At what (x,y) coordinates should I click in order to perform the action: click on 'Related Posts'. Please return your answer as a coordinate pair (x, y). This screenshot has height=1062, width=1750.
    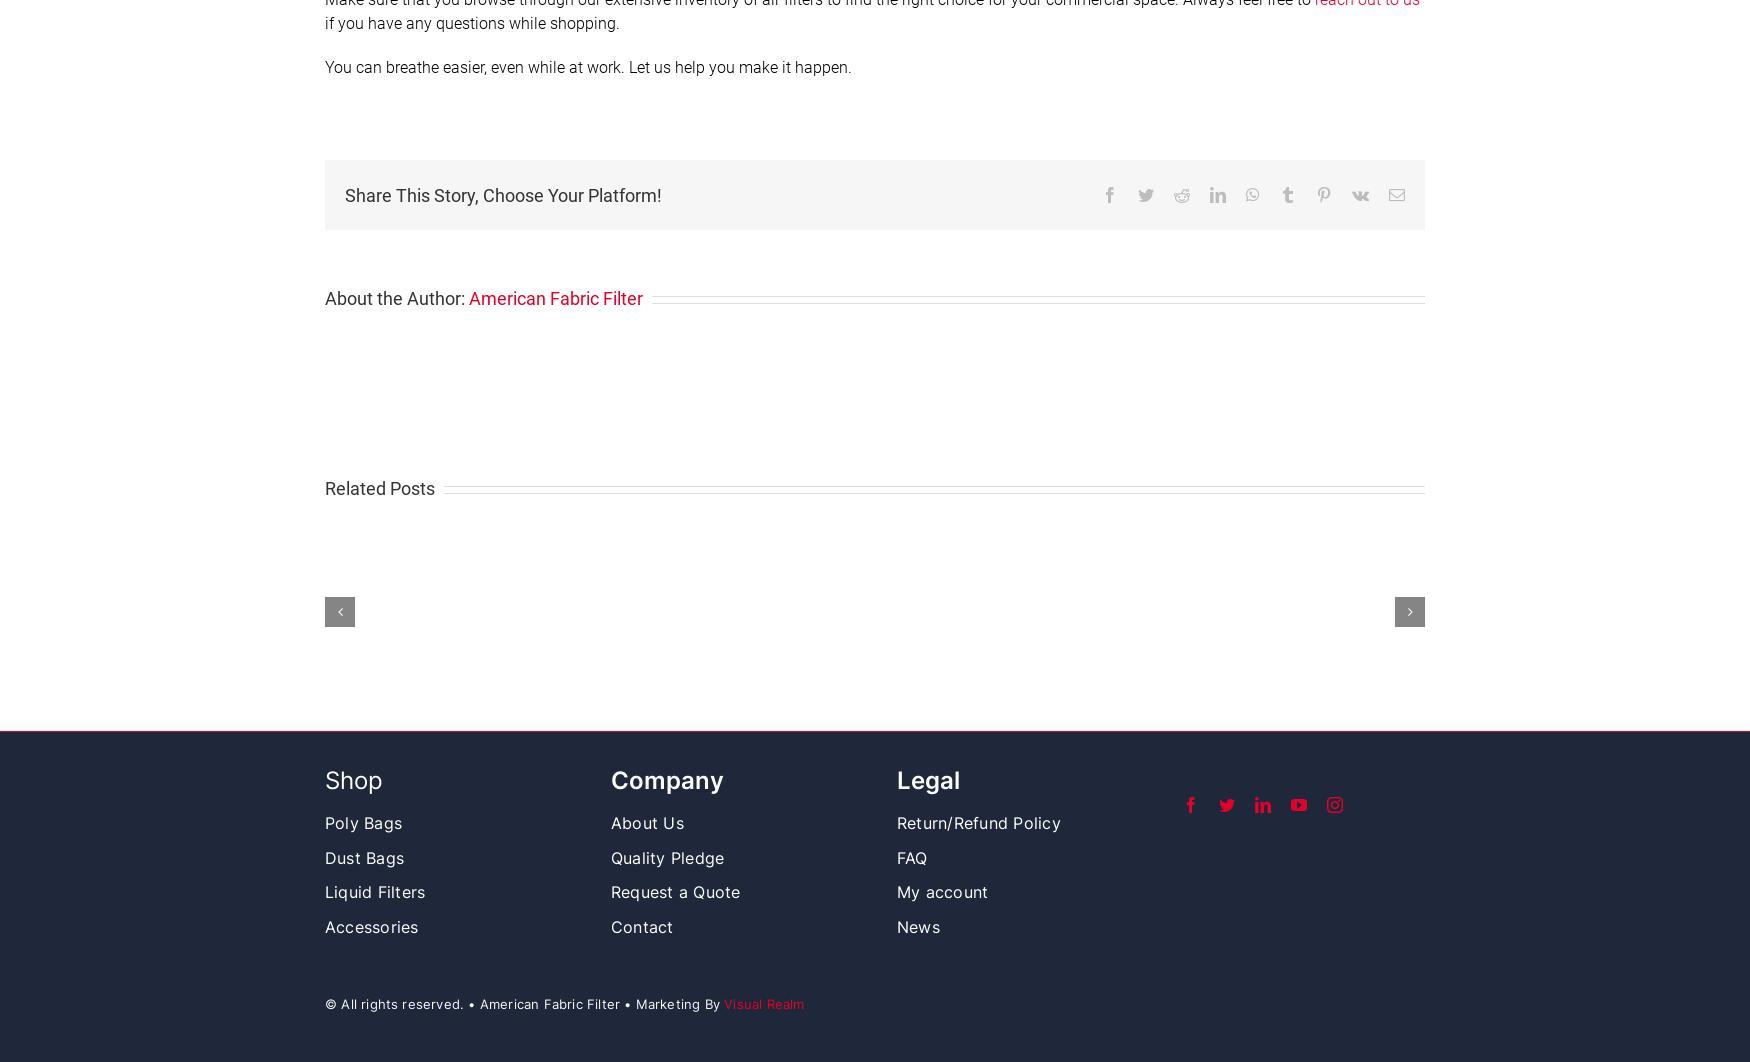
    Looking at the image, I should click on (378, 487).